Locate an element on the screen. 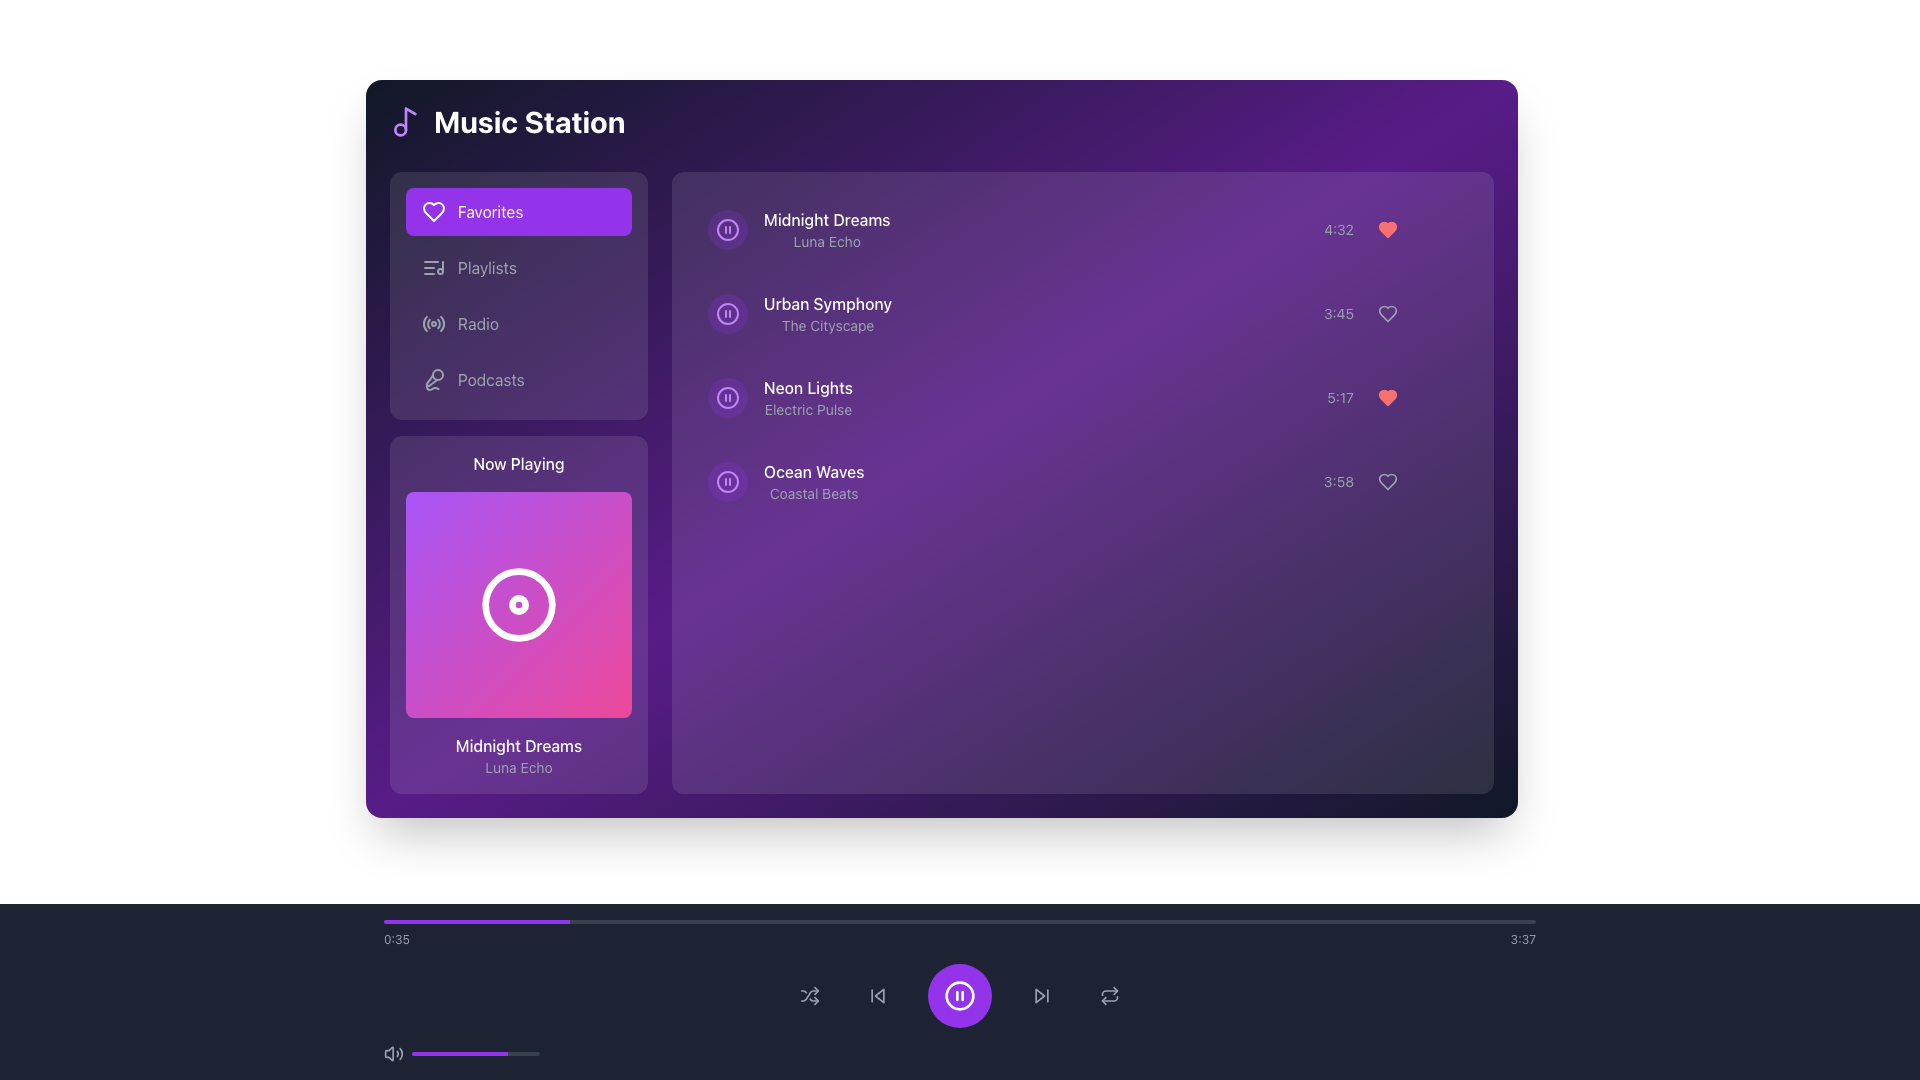 The image size is (1920, 1080). the 'Now Playing' text label, which is styled in white font against a purple background, located in the upper section of the sidebar directly above a graphical square element is located at coordinates (518, 463).